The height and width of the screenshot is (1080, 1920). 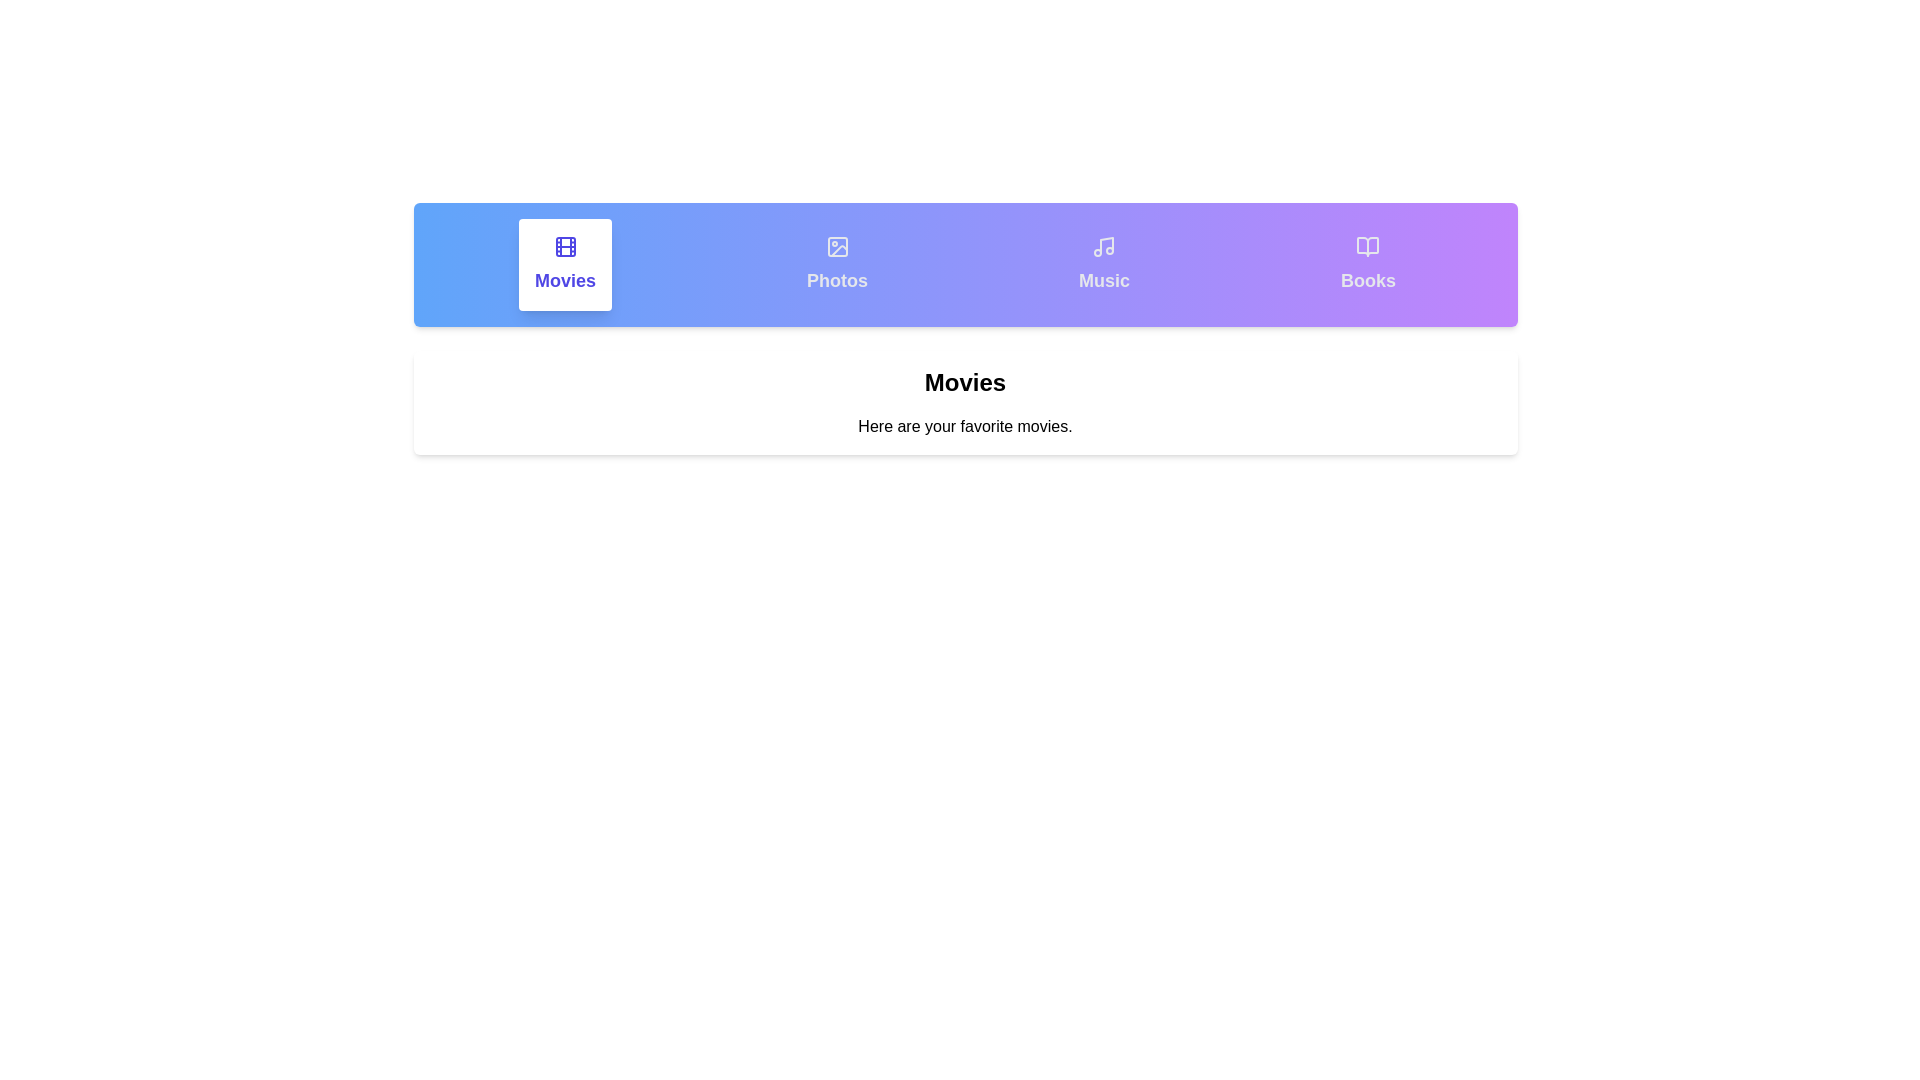 What do you see at coordinates (564, 264) in the screenshot?
I see `the Movies tab to view its hover effects` at bounding box center [564, 264].